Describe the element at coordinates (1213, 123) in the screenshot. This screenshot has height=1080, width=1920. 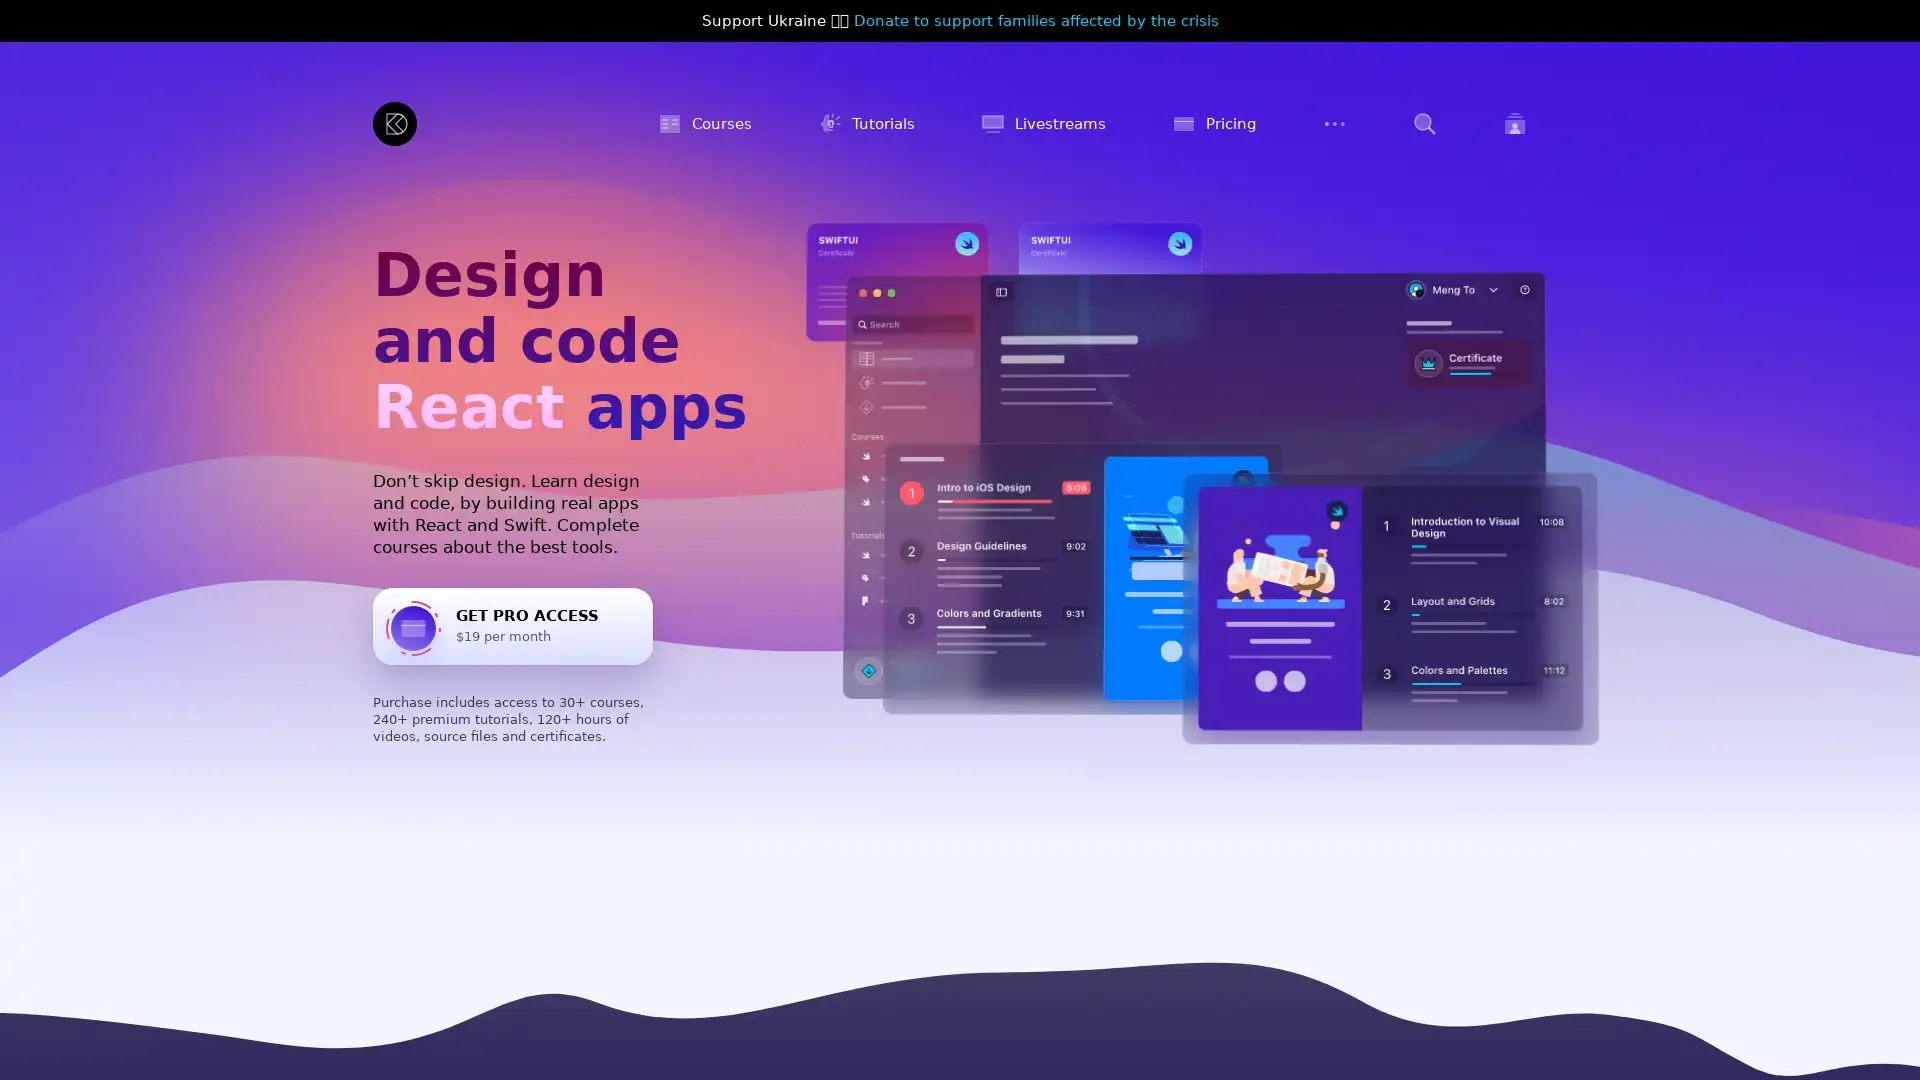
I see `Pricing icon Pricing` at that location.